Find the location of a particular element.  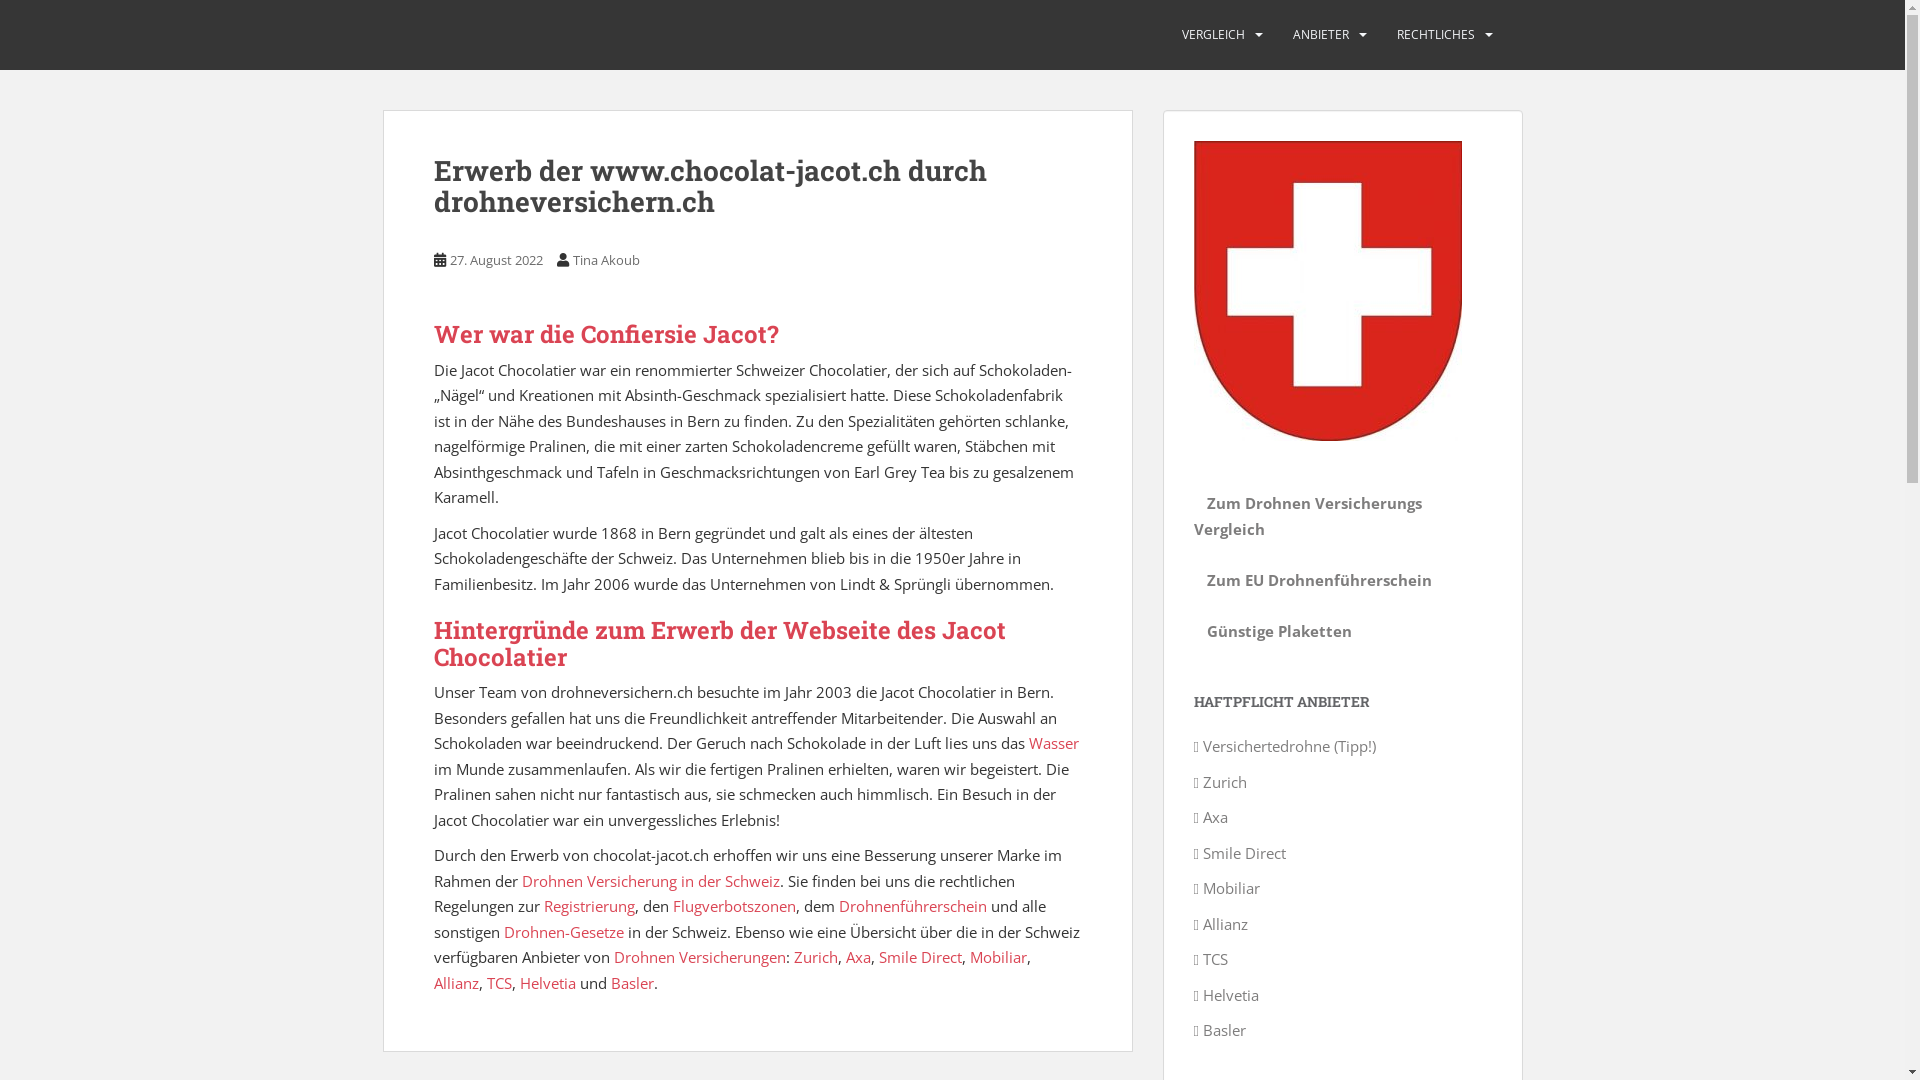

'Drohnen Versicherungen' is located at coordinates (700, 955).